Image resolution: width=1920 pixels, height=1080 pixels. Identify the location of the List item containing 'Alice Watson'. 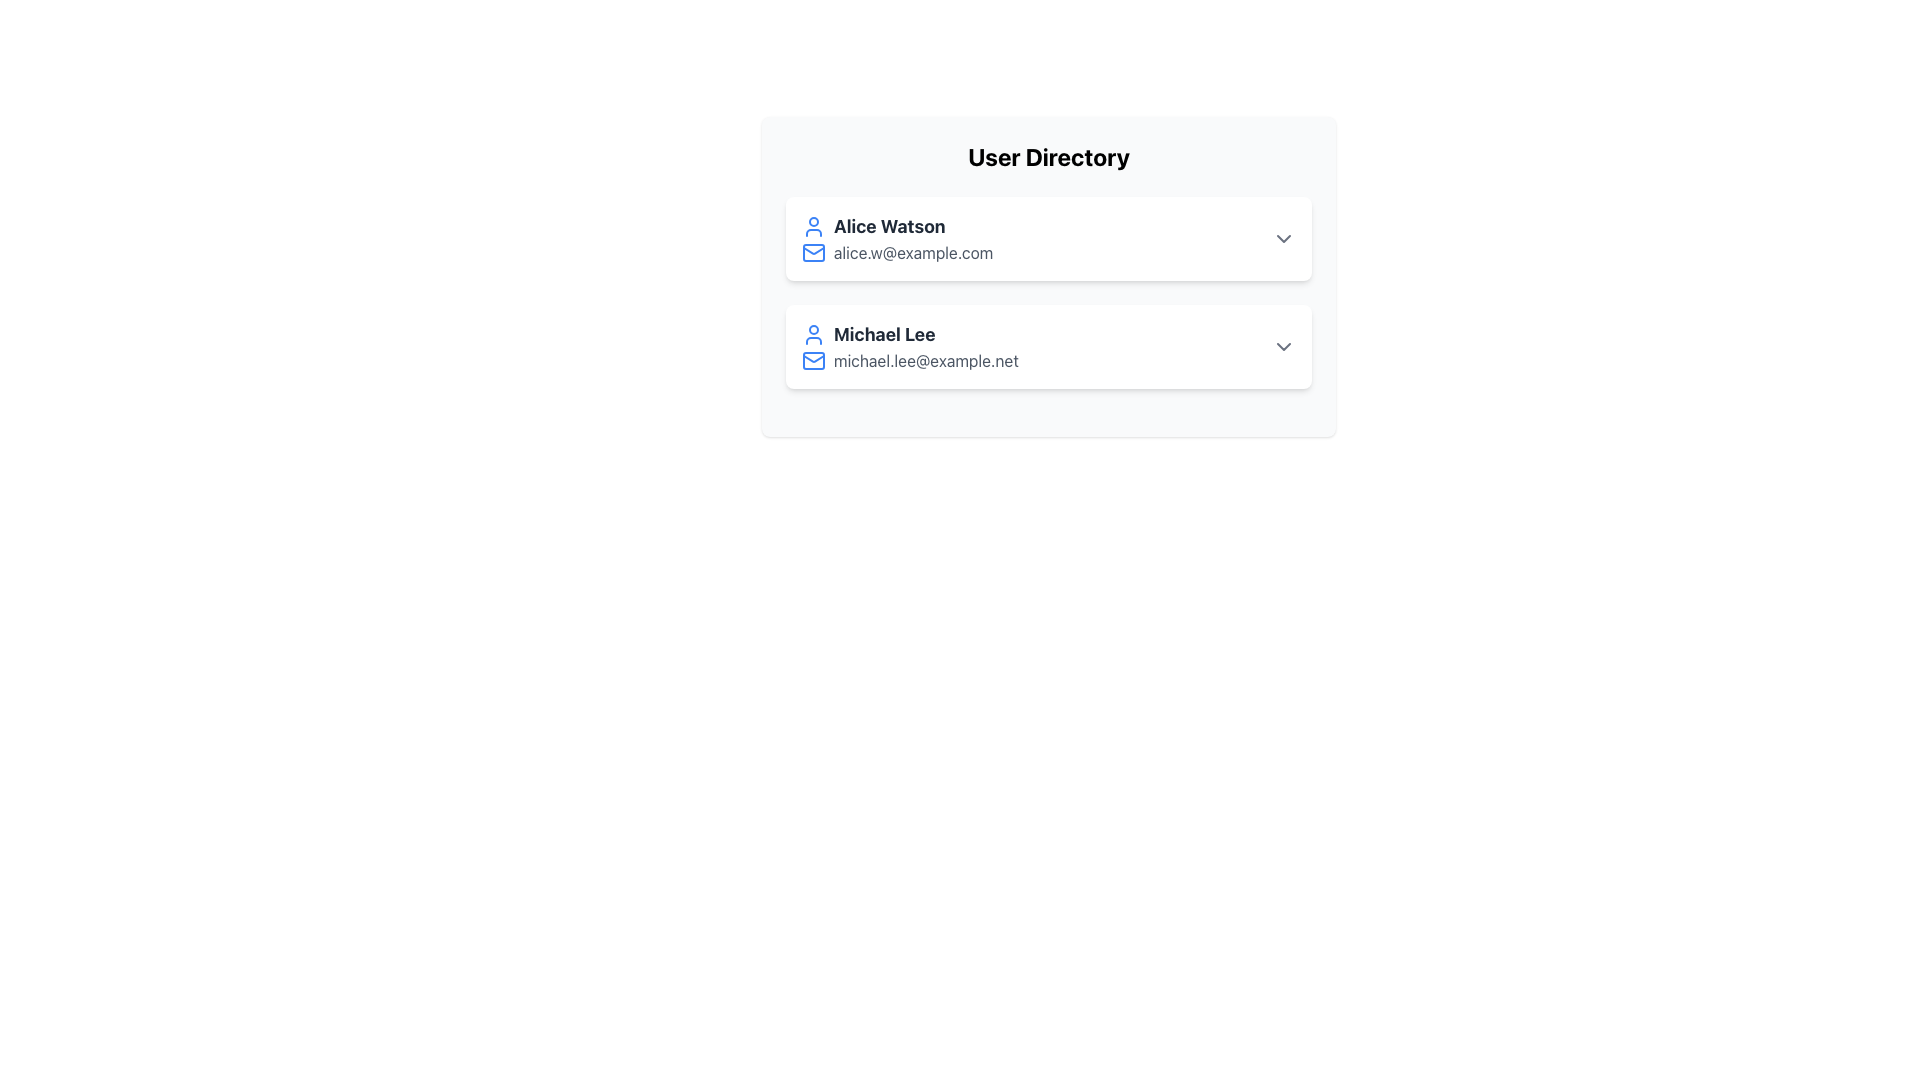
(1048, 238).